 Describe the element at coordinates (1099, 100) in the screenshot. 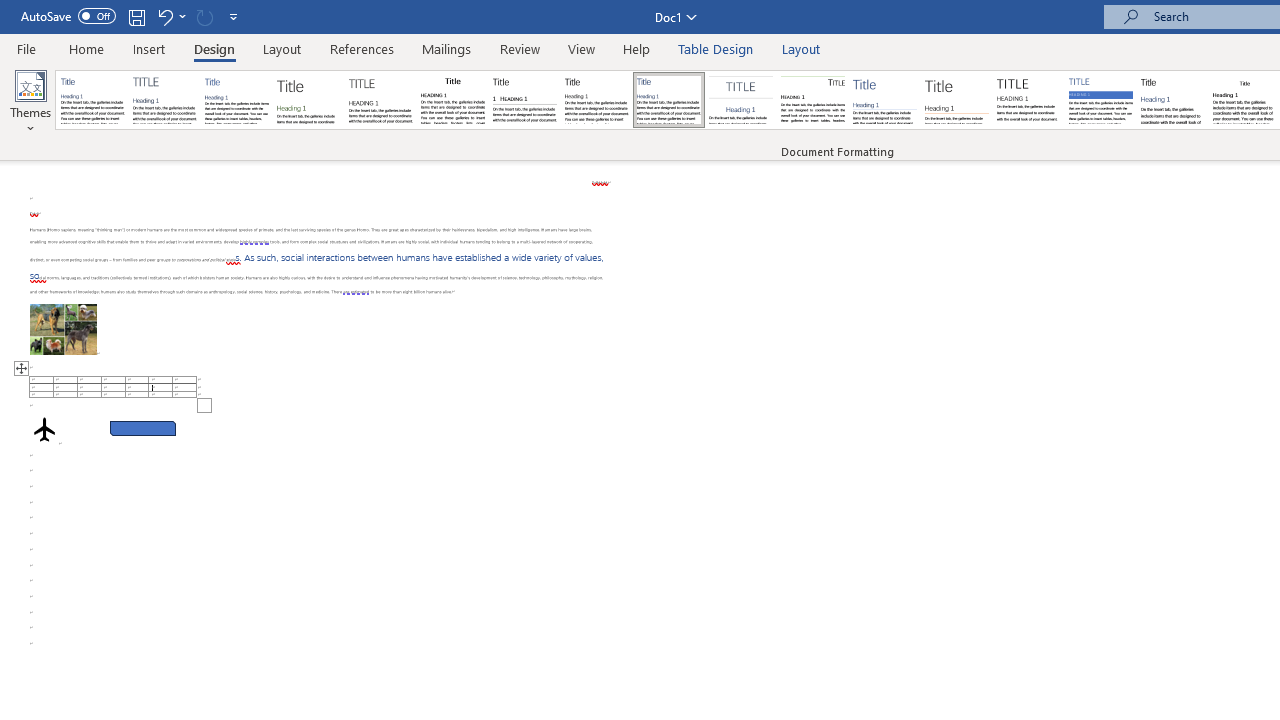

I see `'Shaded'` at that location.